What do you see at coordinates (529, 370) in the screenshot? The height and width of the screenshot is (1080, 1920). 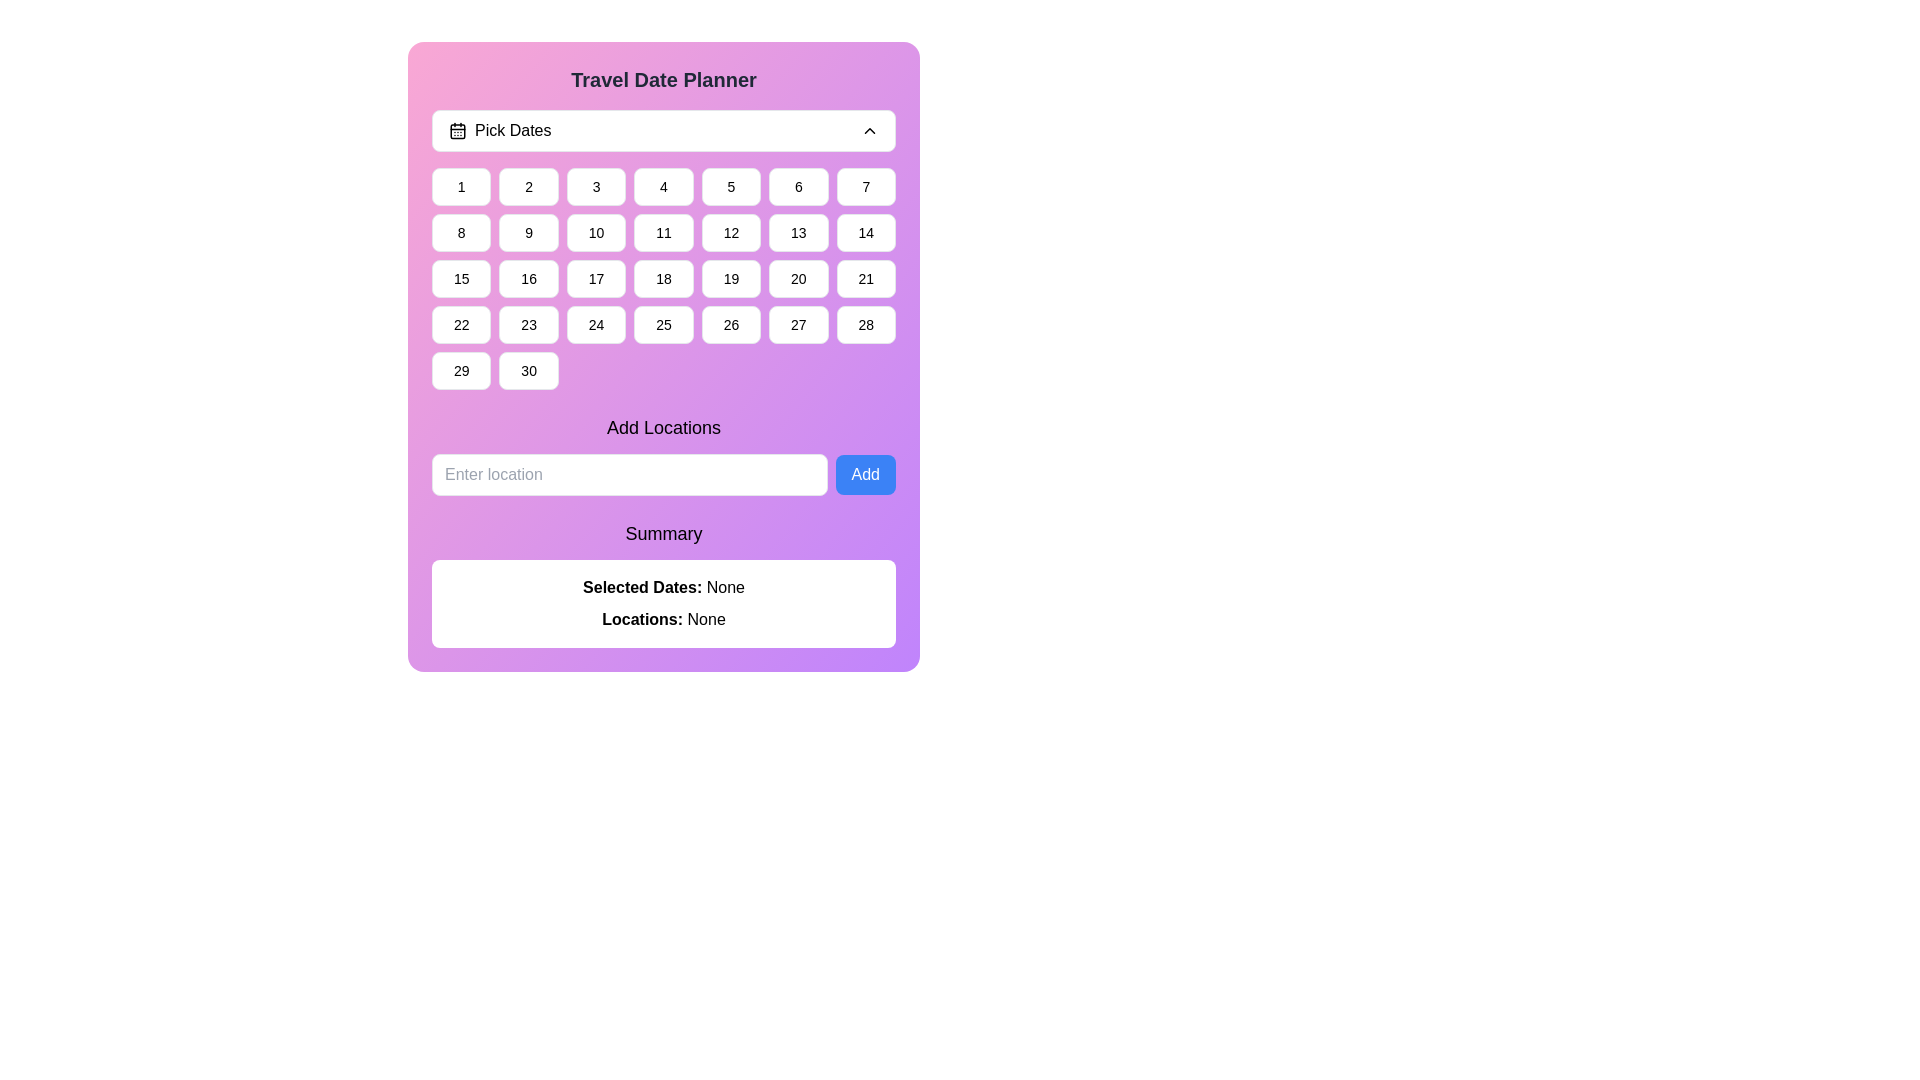 I see `the button labeled '30', which is a rectangular button with a white background and rounded borders` at bounding box center [529, 370].